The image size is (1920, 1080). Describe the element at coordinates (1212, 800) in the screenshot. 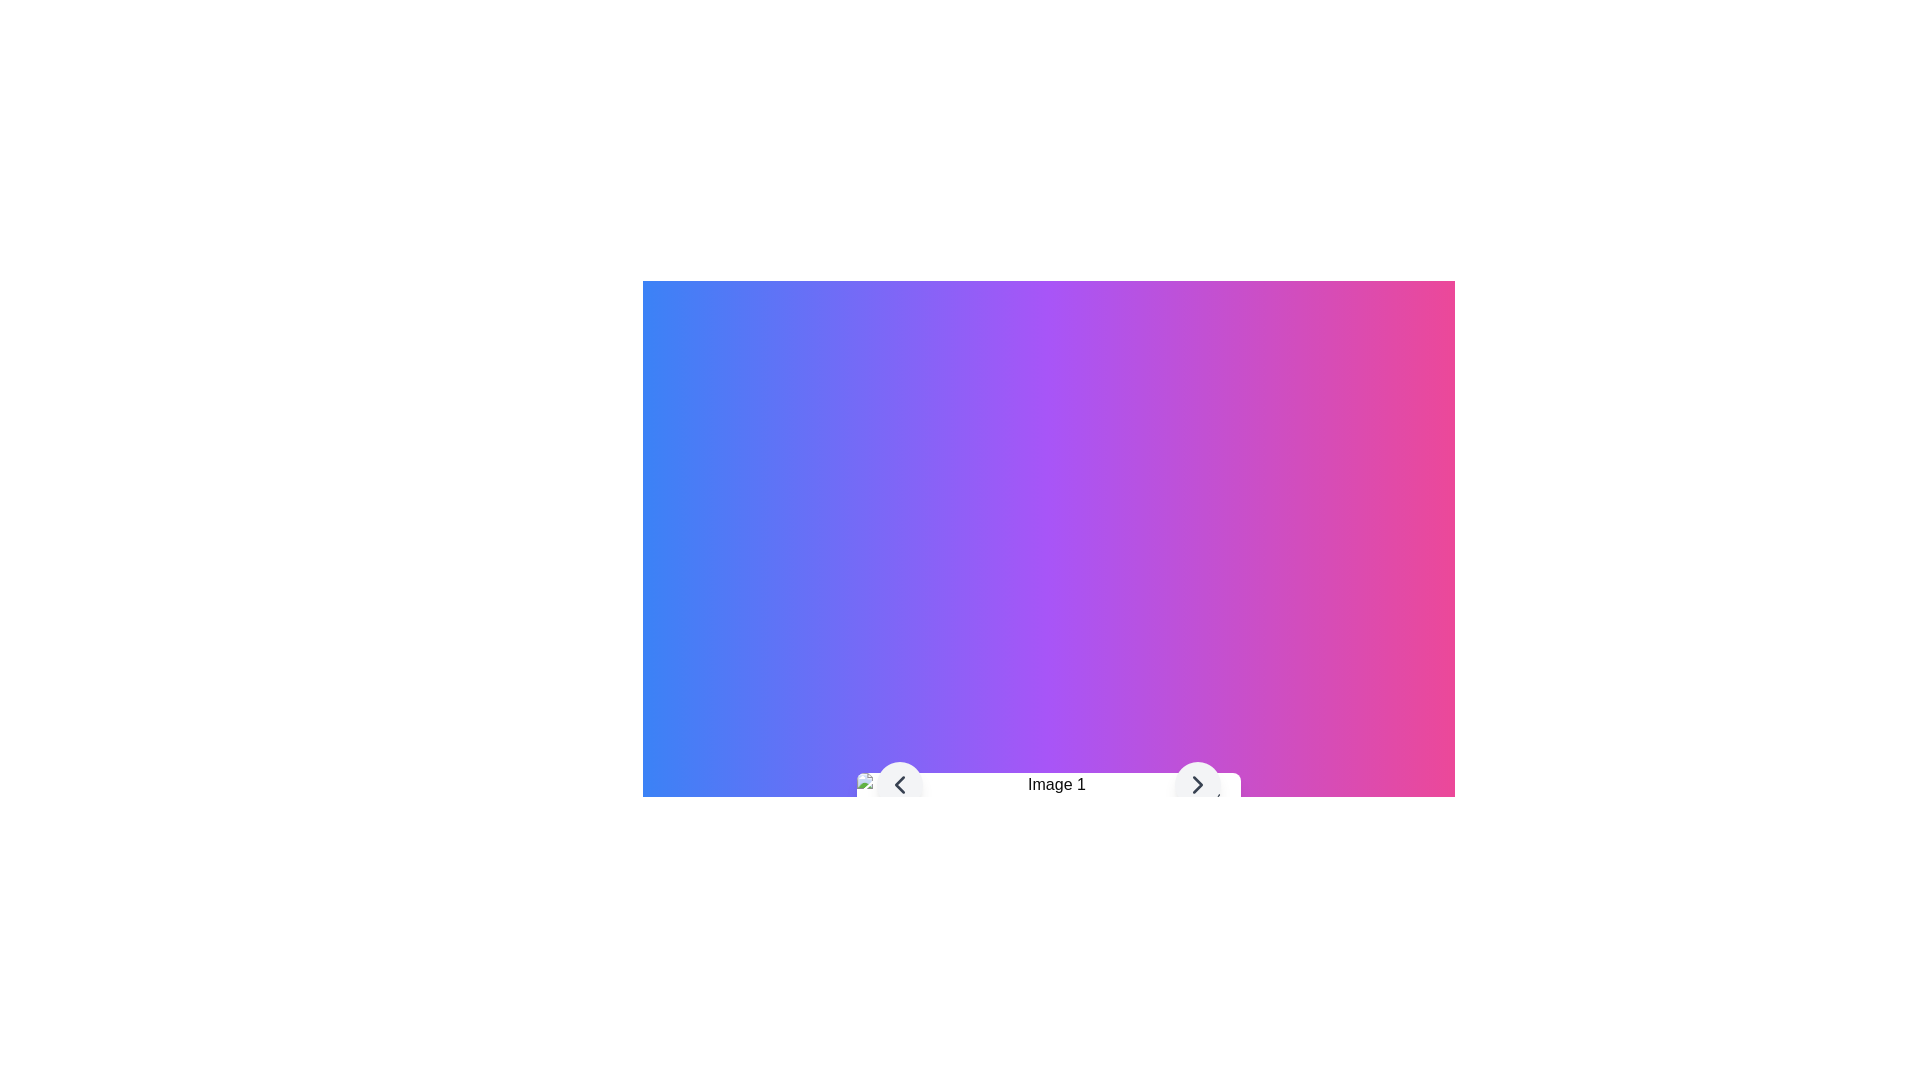

I see `the dismiss button represented by a minimalistic white 'X' icon located at the top-right corner of the image description box` at that location.